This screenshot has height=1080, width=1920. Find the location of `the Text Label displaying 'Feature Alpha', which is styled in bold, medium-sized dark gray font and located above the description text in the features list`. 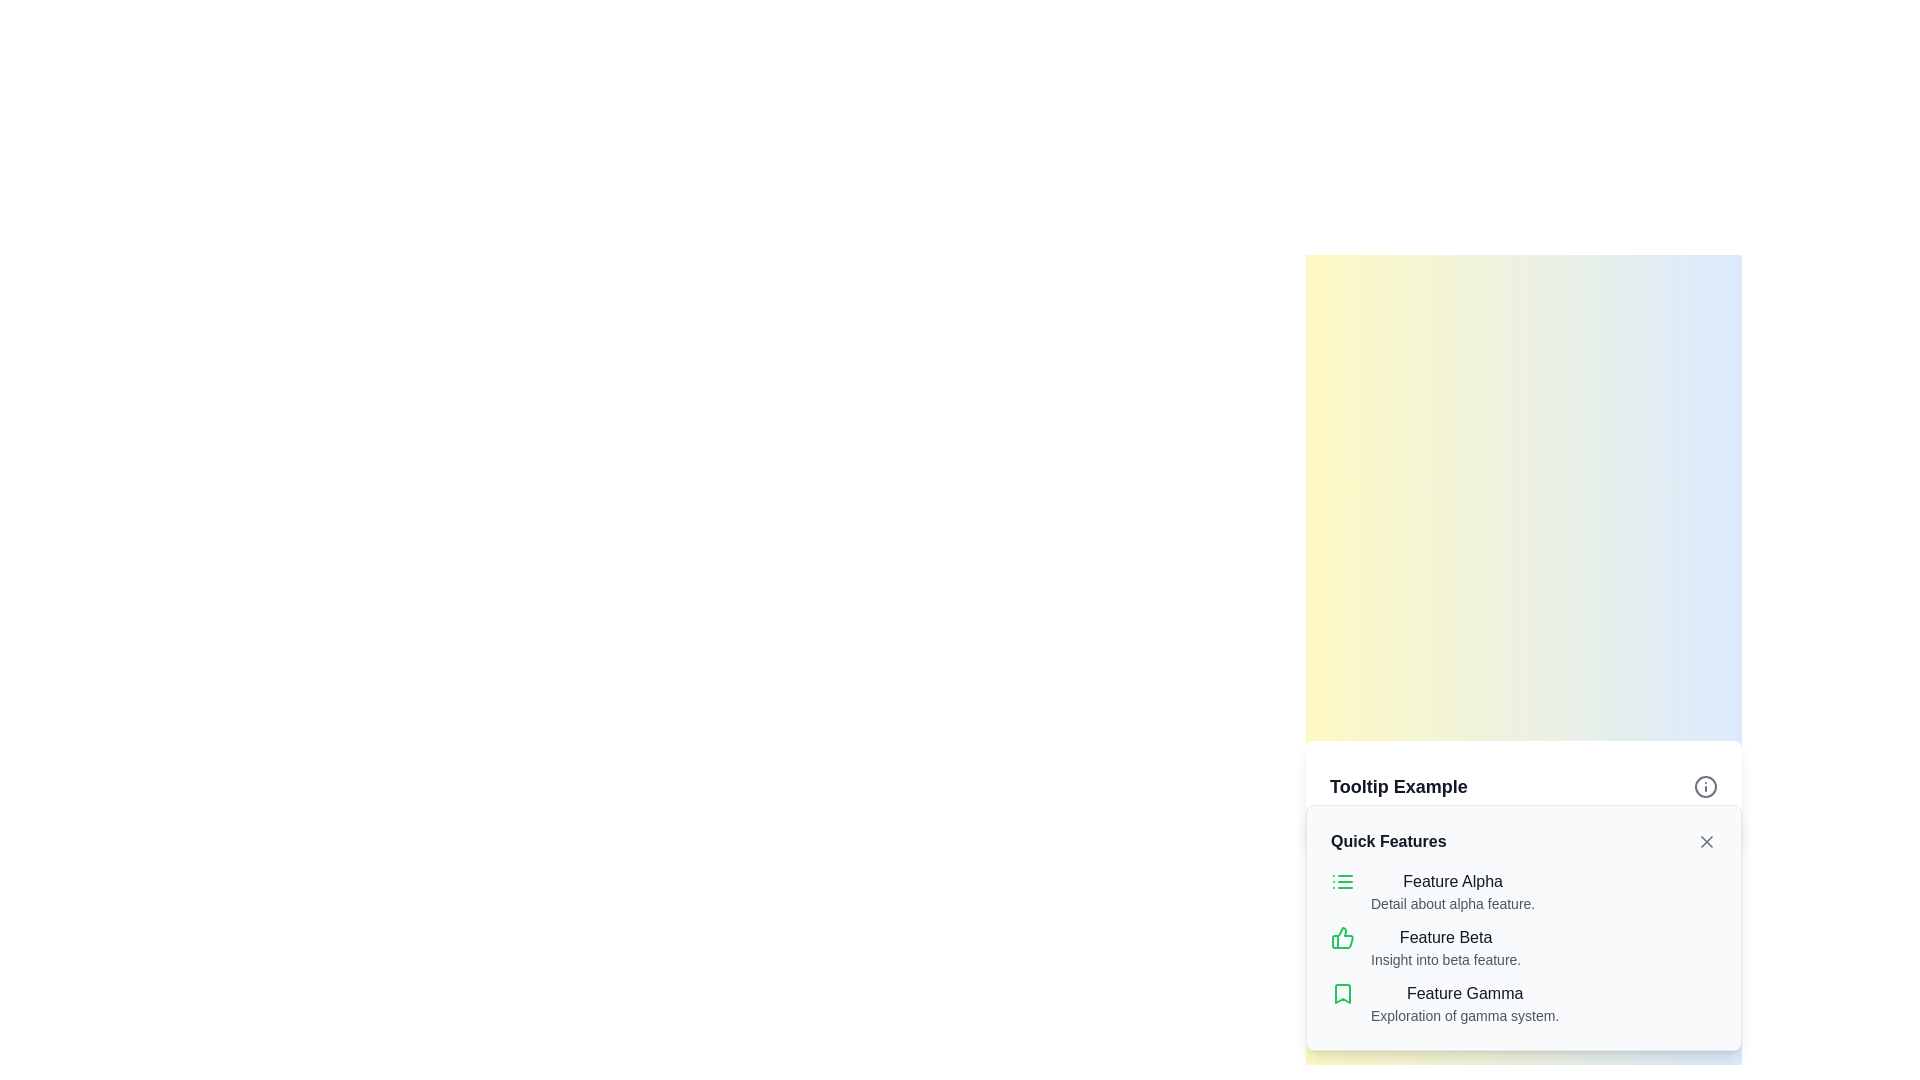

the Text Label displaying 'Feature Alpha', which is styled in bold, medium-sized dark gray font and located above the description text in the features list is located at coordinates (1453, 881).